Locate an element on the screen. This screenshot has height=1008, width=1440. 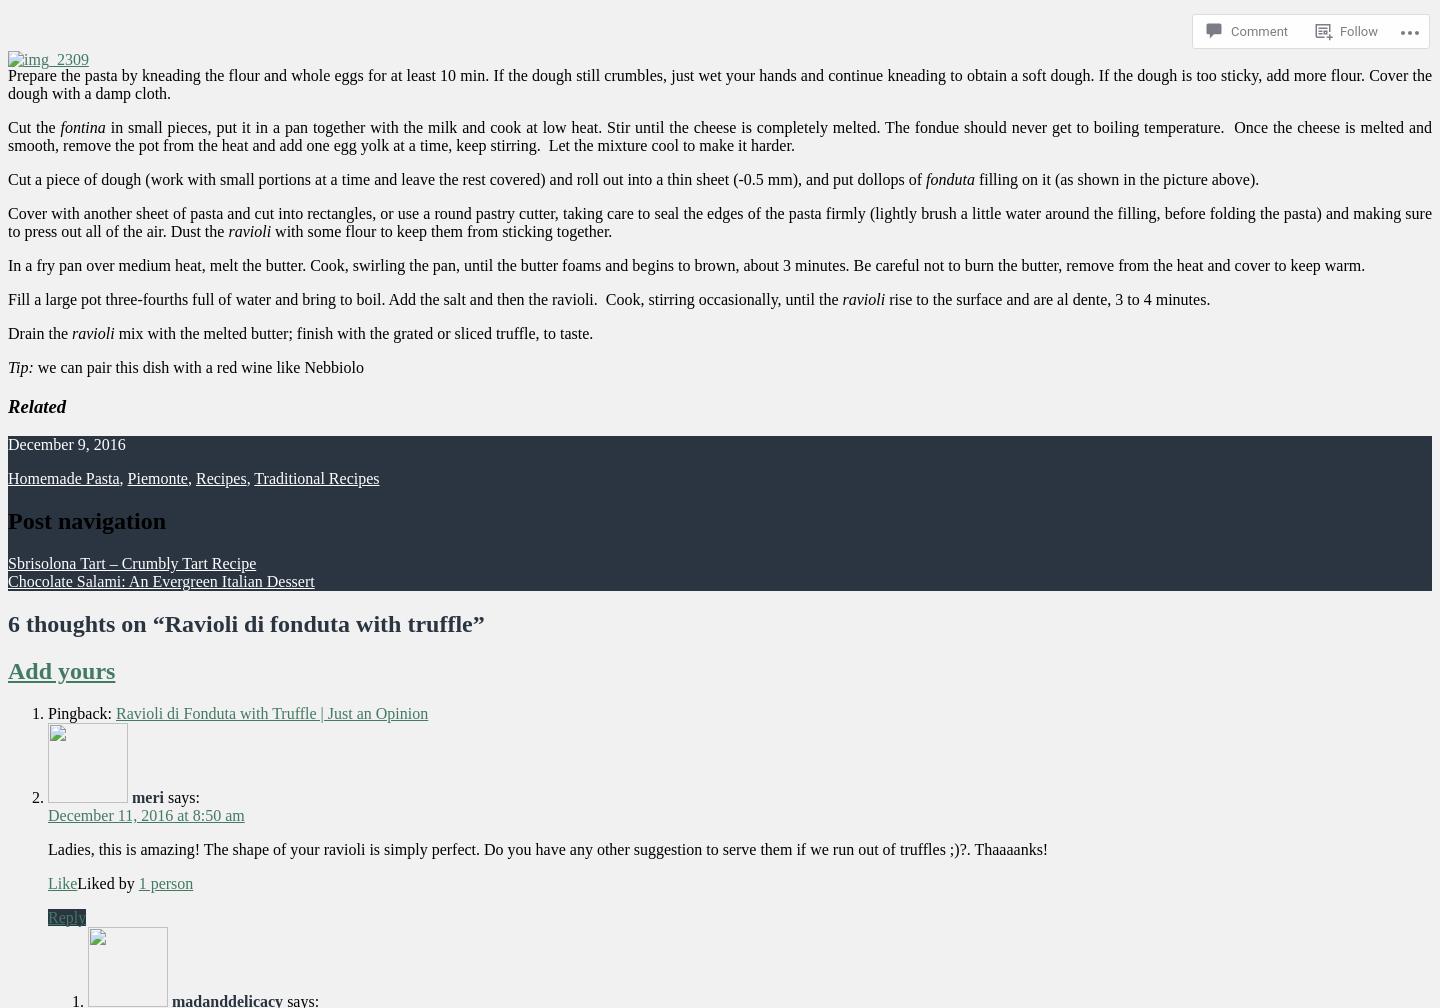
'Tip:' is located at coordinates (7, 366).